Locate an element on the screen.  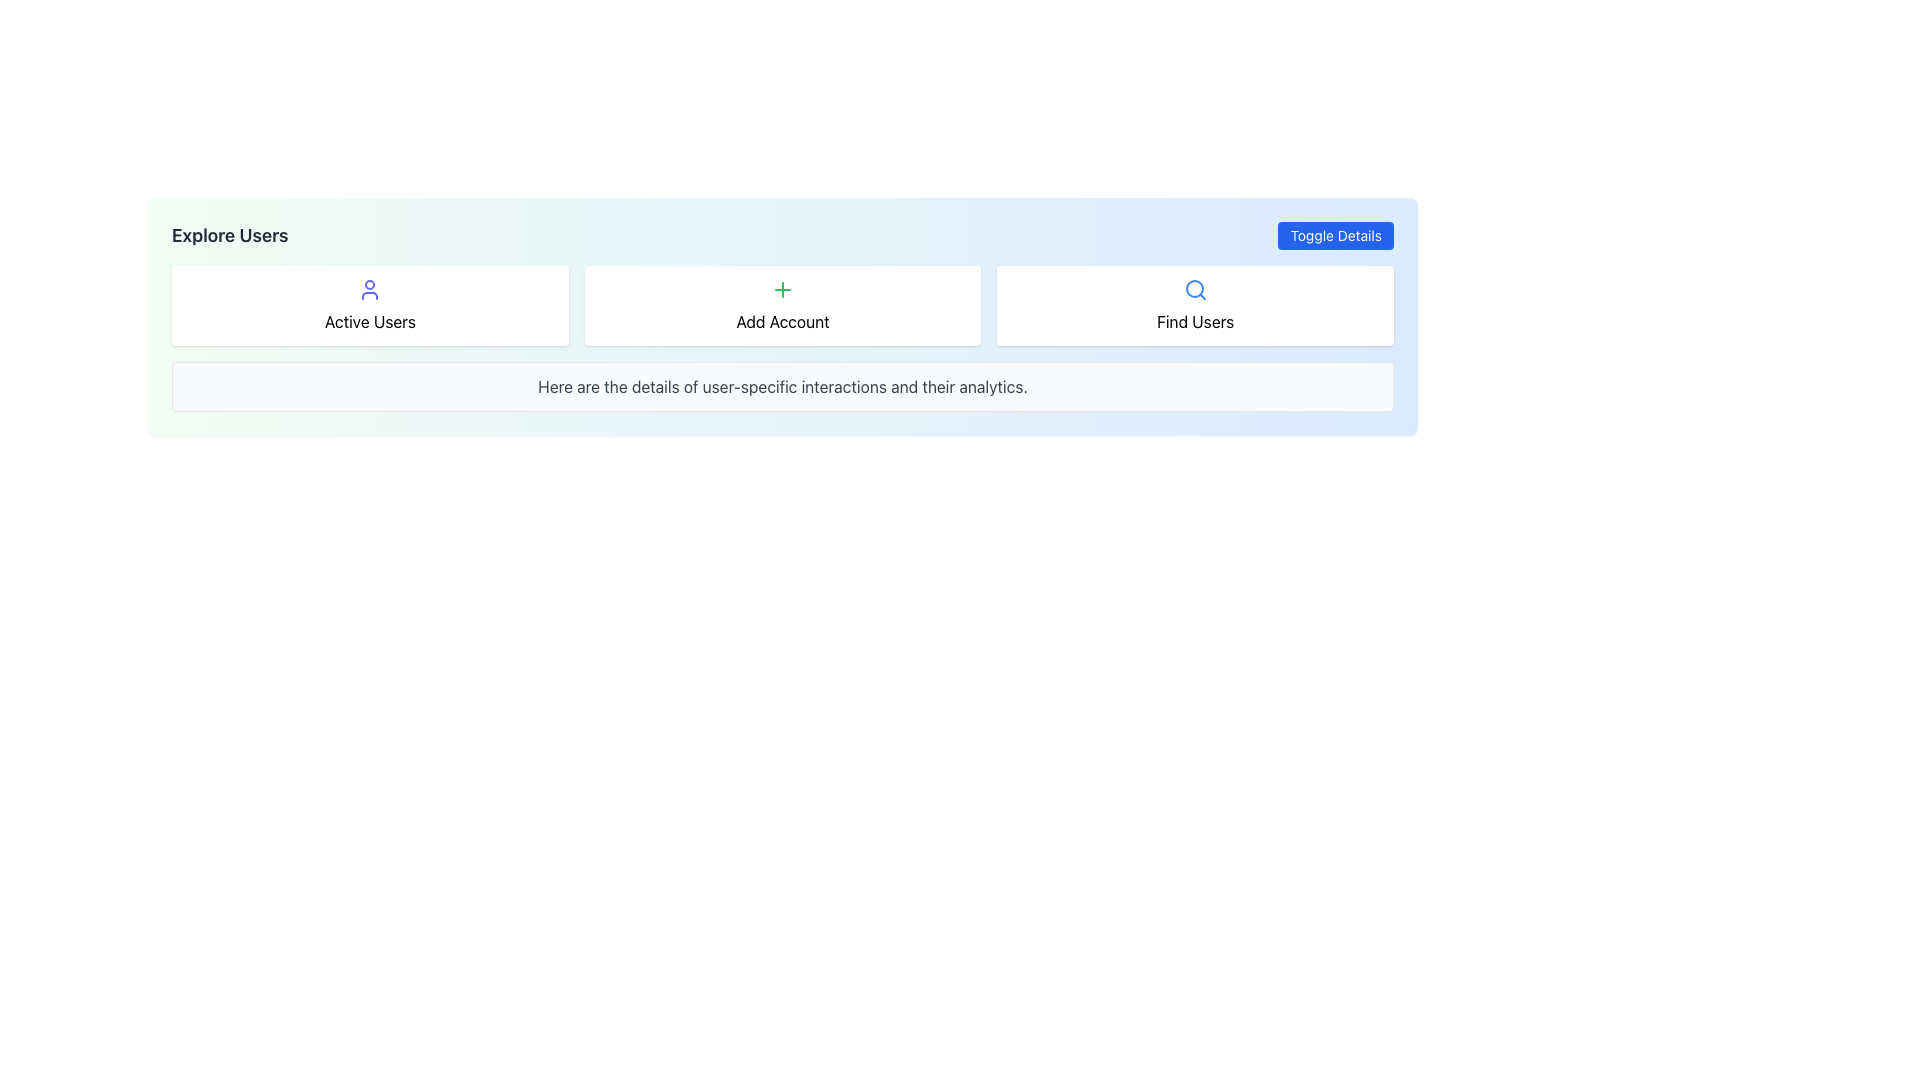
the appearance of the circular icon at the center of the search icon within the 'Find Users' button, which has a blue outline stroke is located at coordinates (1194, 289).